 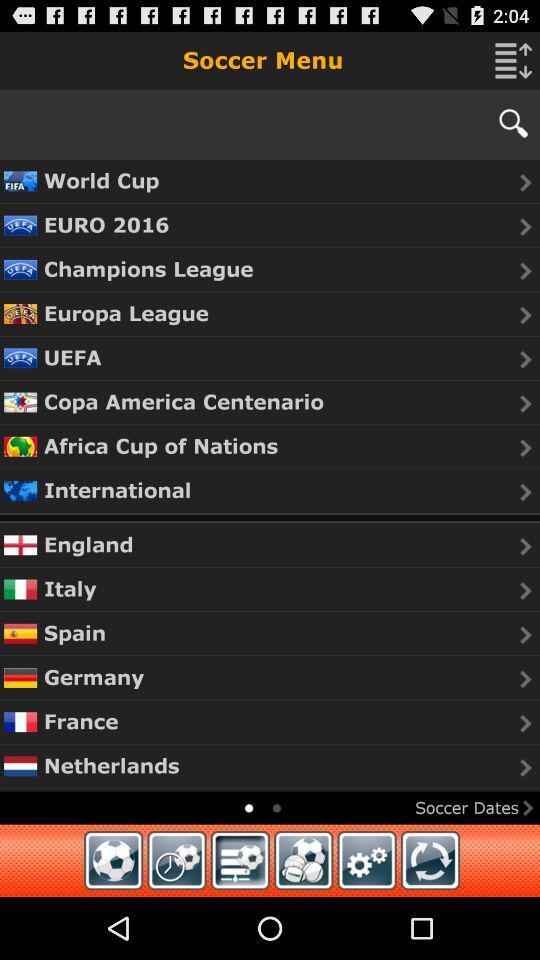 I want to click on the next button which is after france on the page, so click(x=526, y=722).